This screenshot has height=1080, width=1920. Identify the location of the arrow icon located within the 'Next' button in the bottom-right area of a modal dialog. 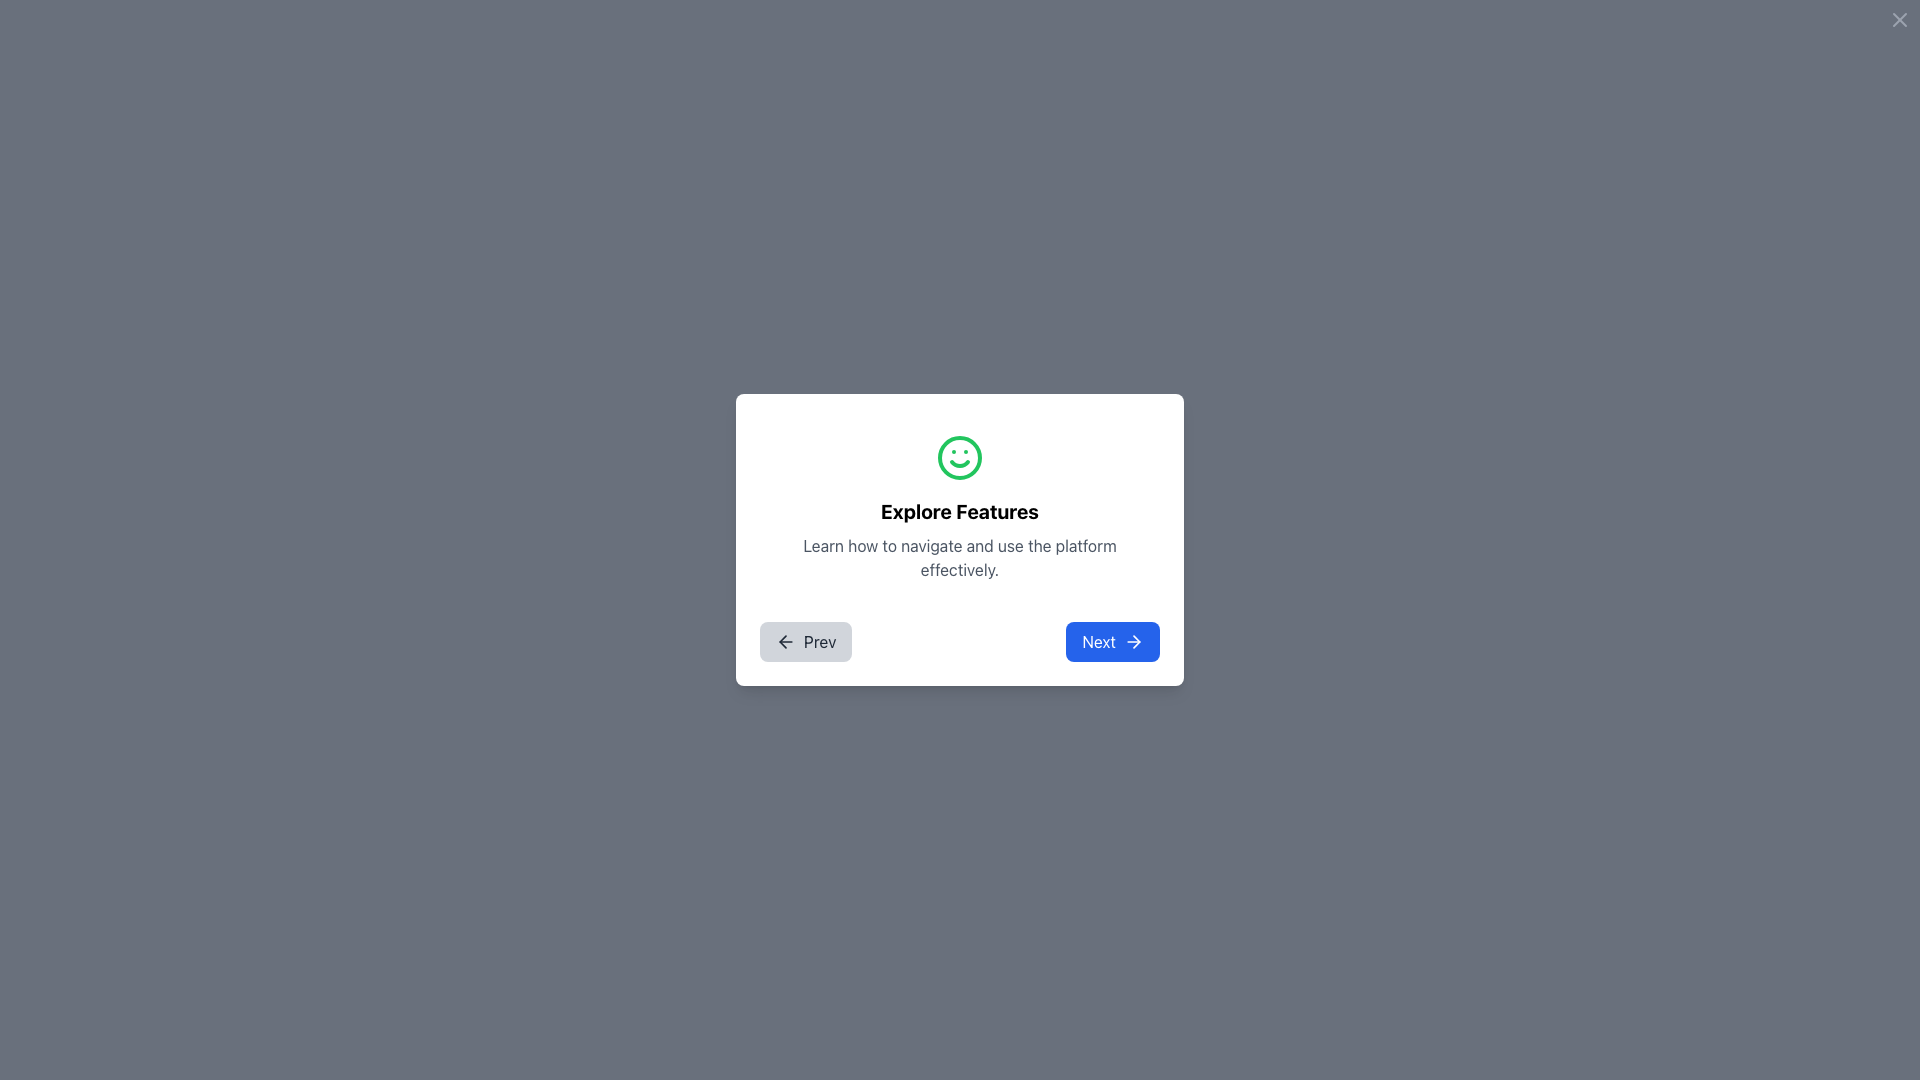
(1136, 641).